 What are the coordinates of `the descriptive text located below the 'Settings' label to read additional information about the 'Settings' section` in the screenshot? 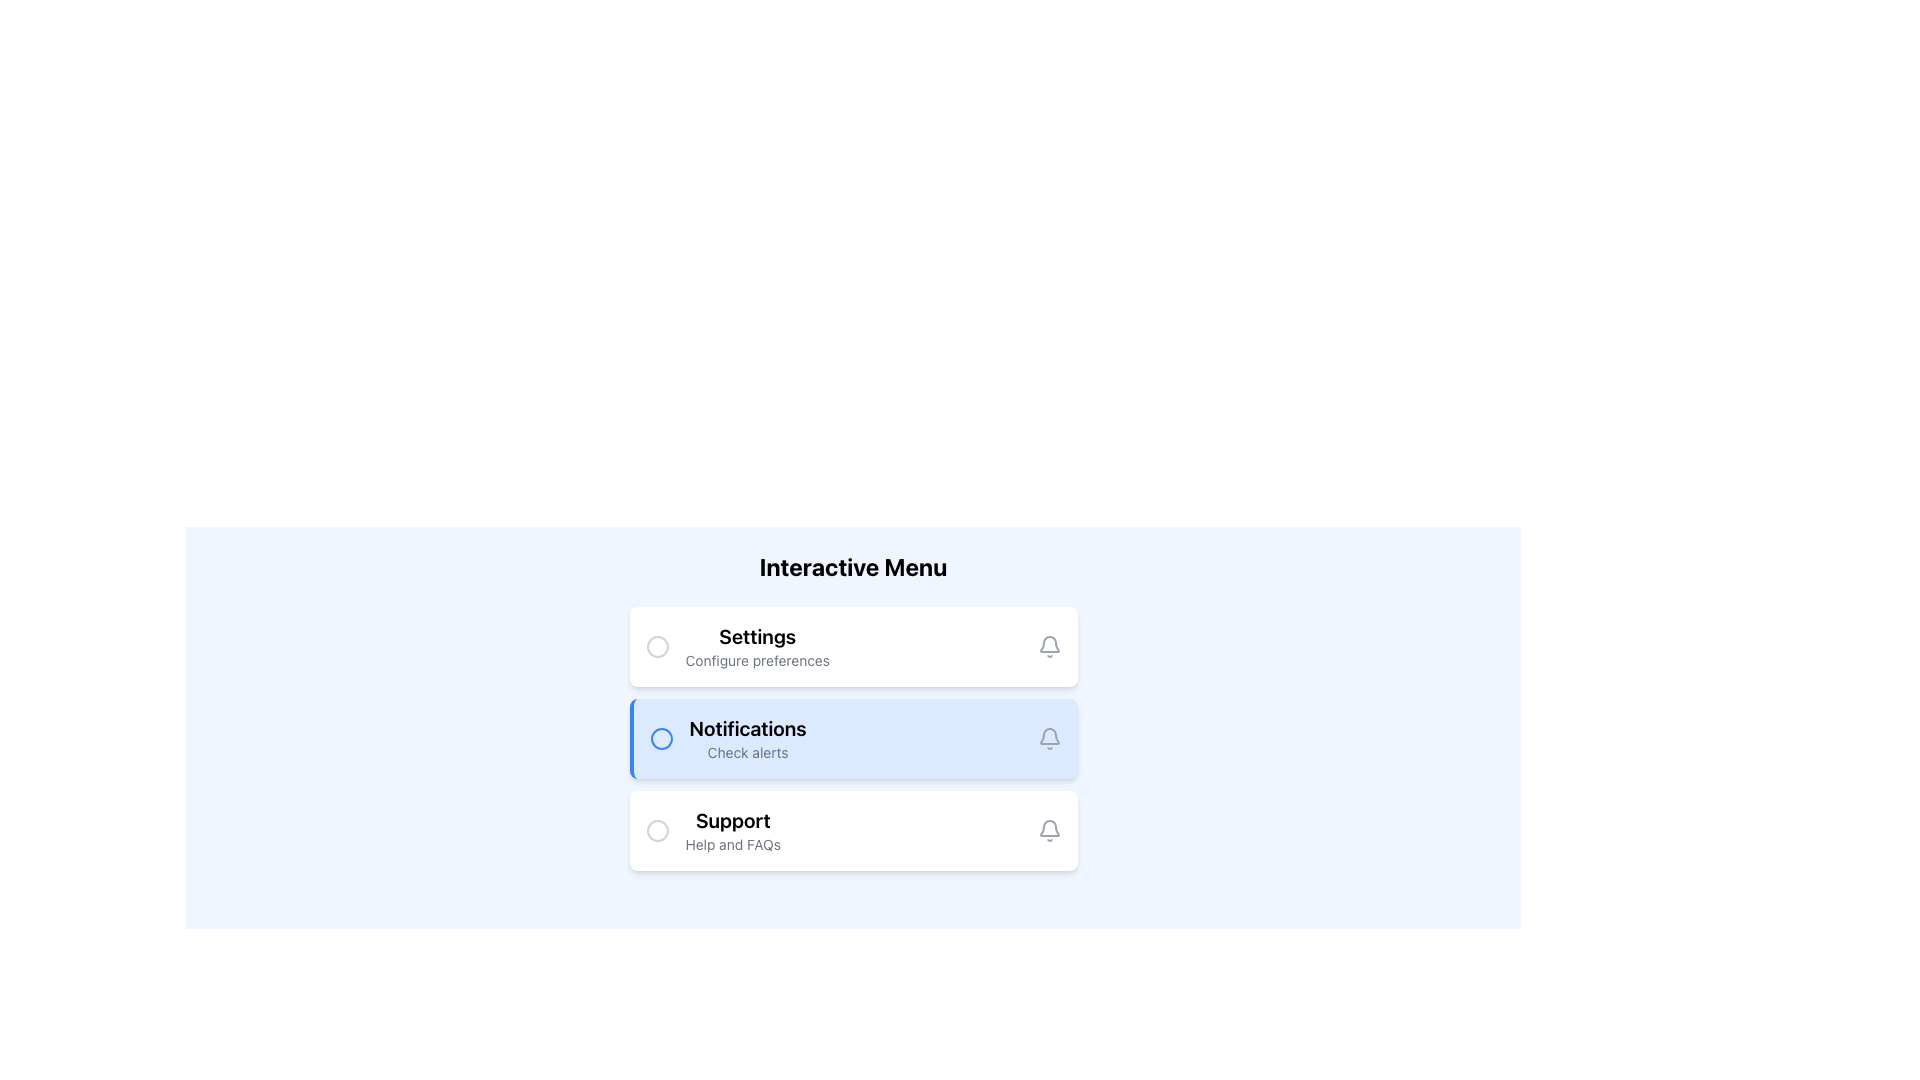 It's located at (756, 660).